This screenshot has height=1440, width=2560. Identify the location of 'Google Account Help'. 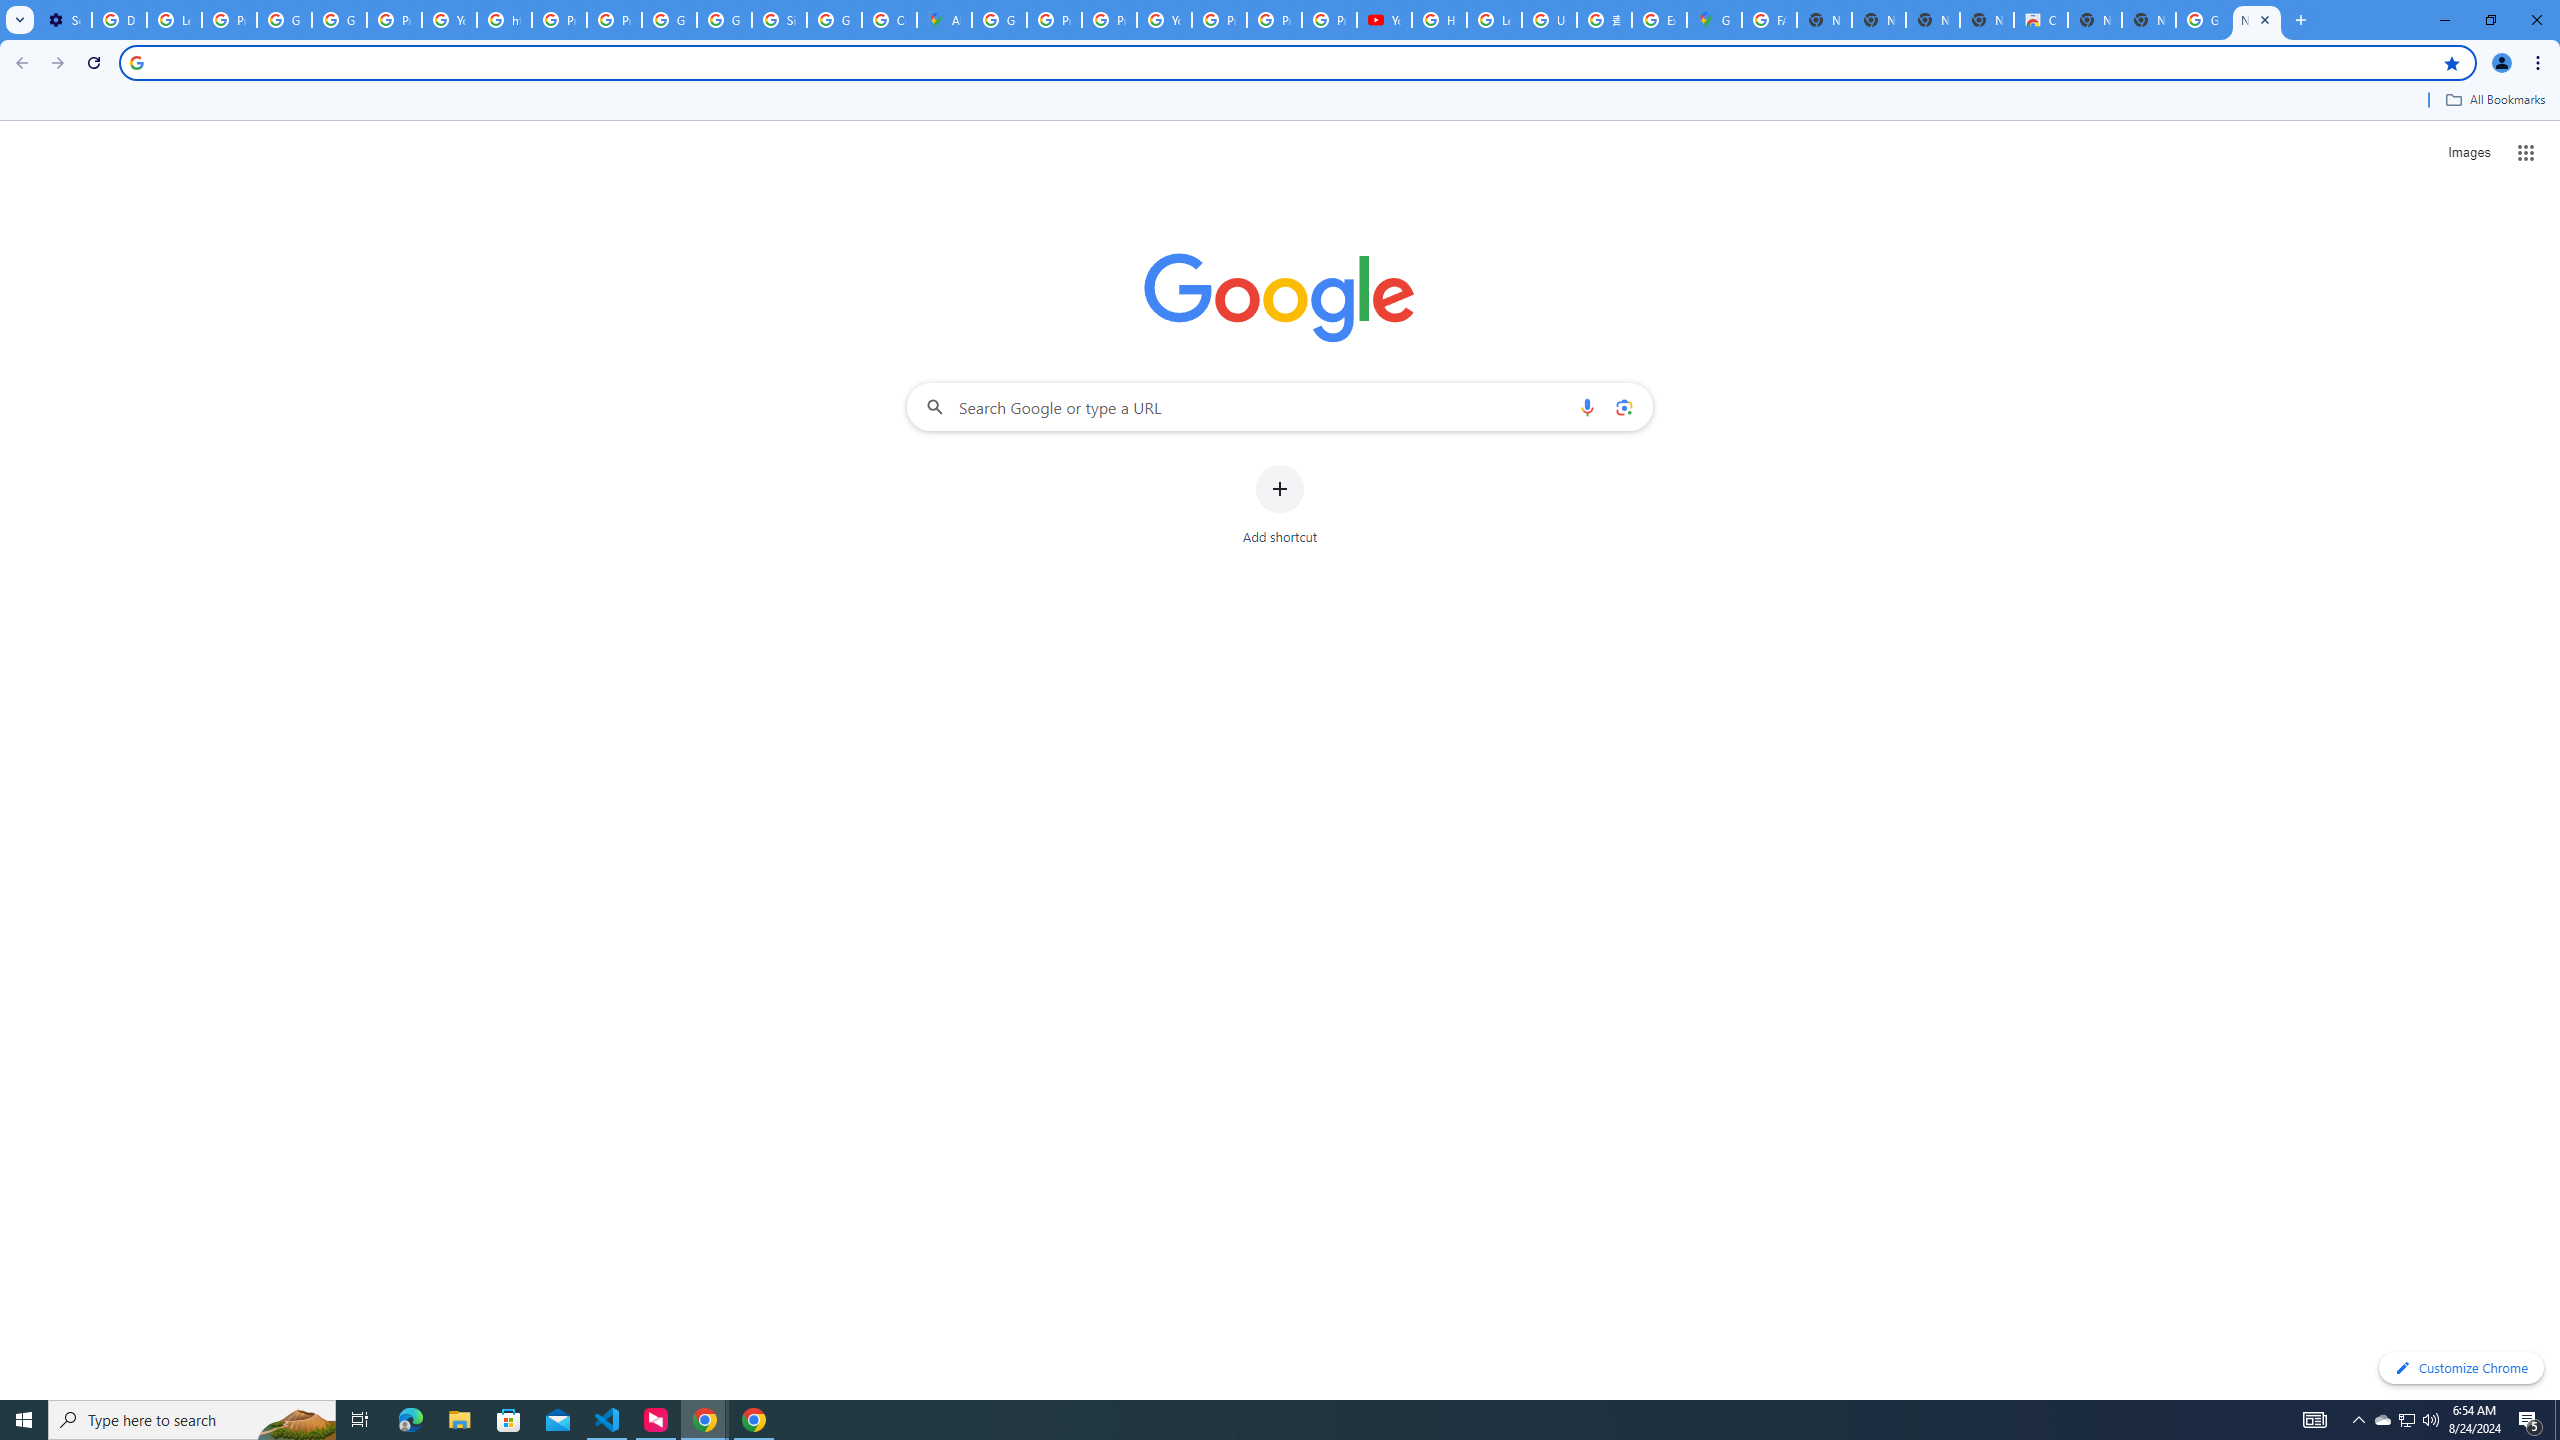
(284, 19).